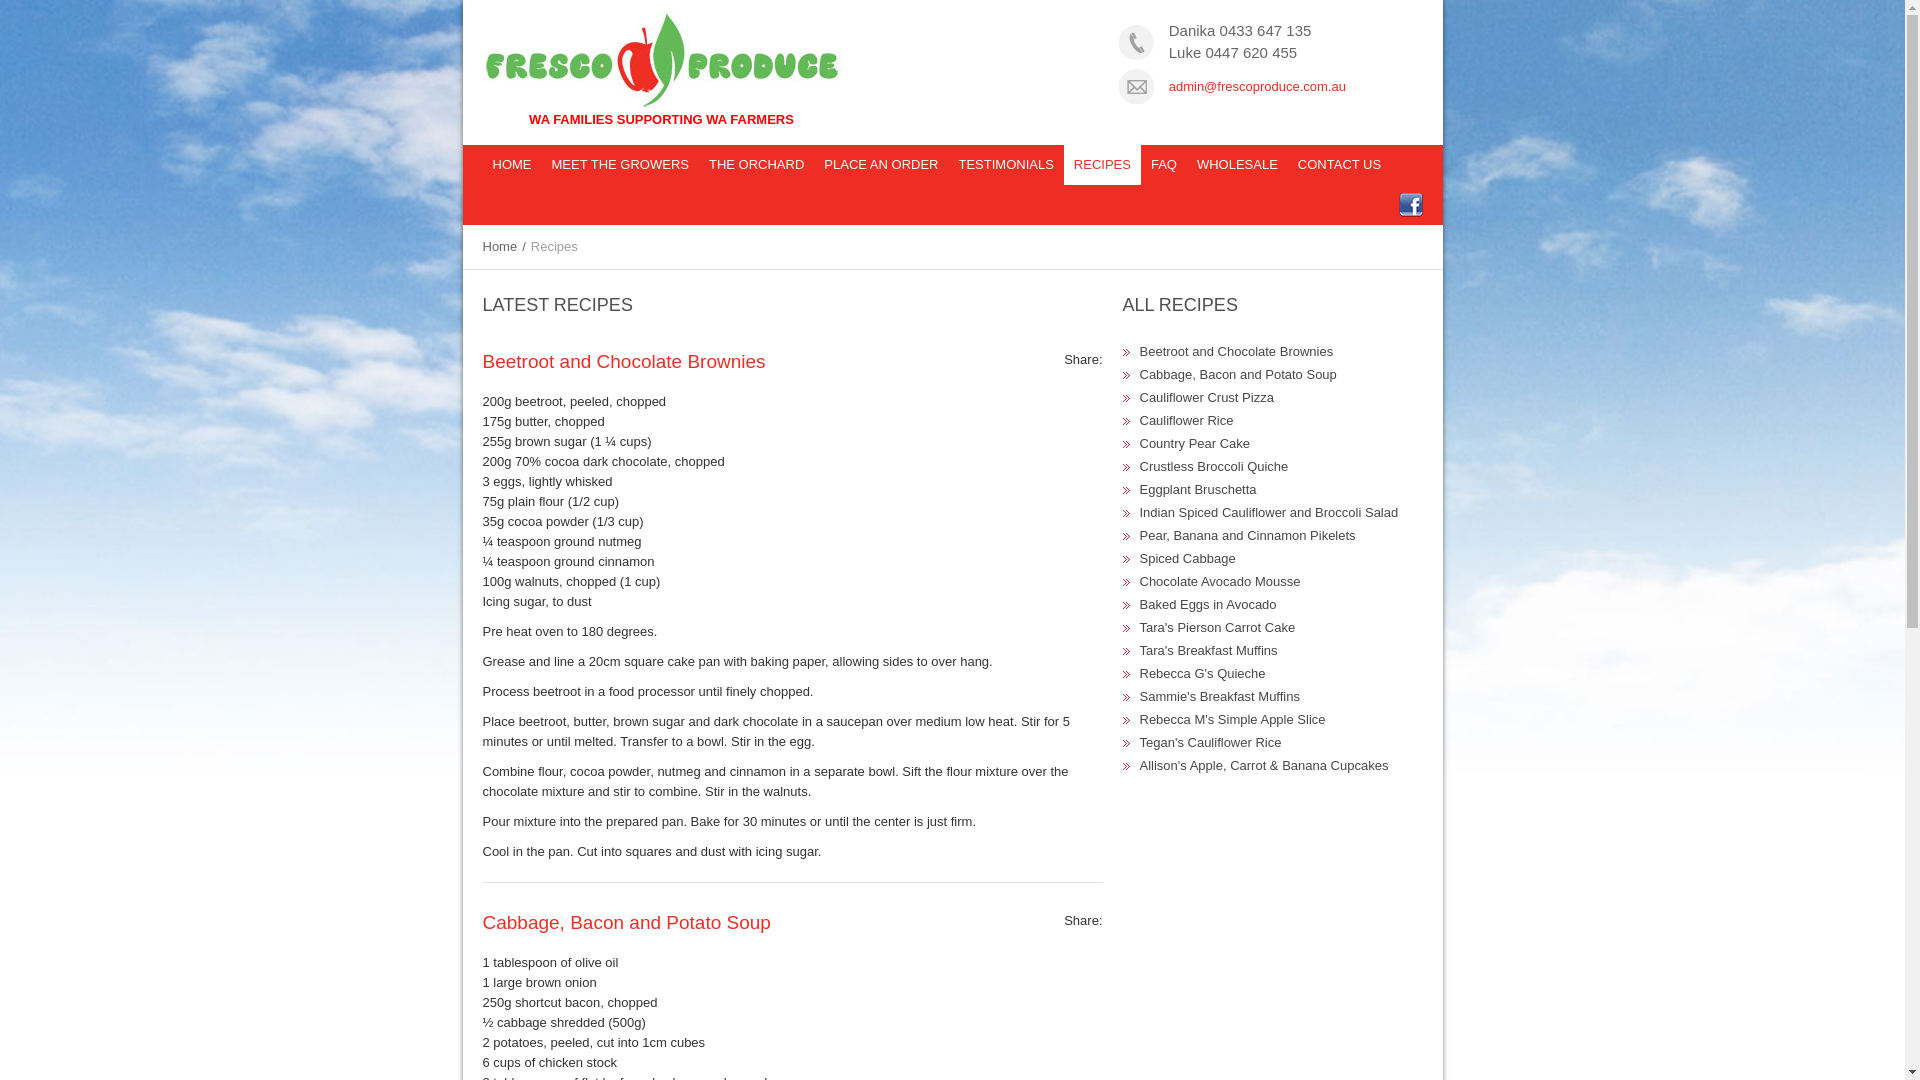  What do you see at coordinates (1217, 626) in the screenshot?
I see `'Tara's Pierson Carrot Cake'` at bounding box center [1217, 626].